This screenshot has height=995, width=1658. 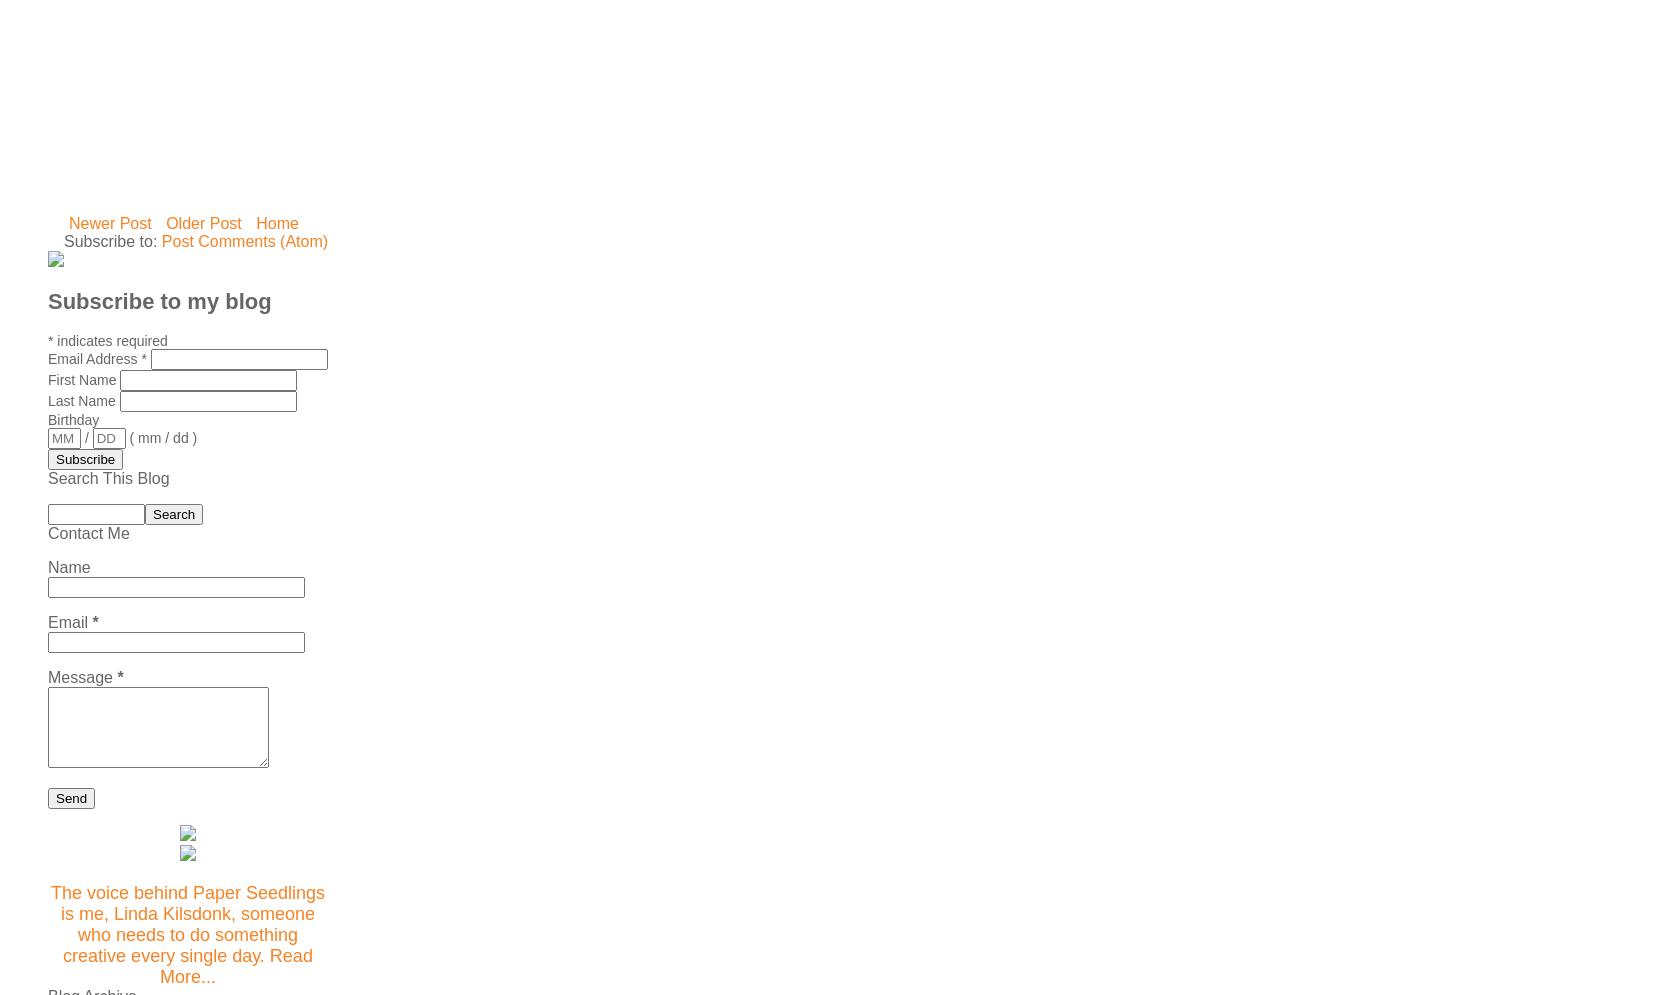 I want to click on 'Birthday', so click(x=72, y=419).